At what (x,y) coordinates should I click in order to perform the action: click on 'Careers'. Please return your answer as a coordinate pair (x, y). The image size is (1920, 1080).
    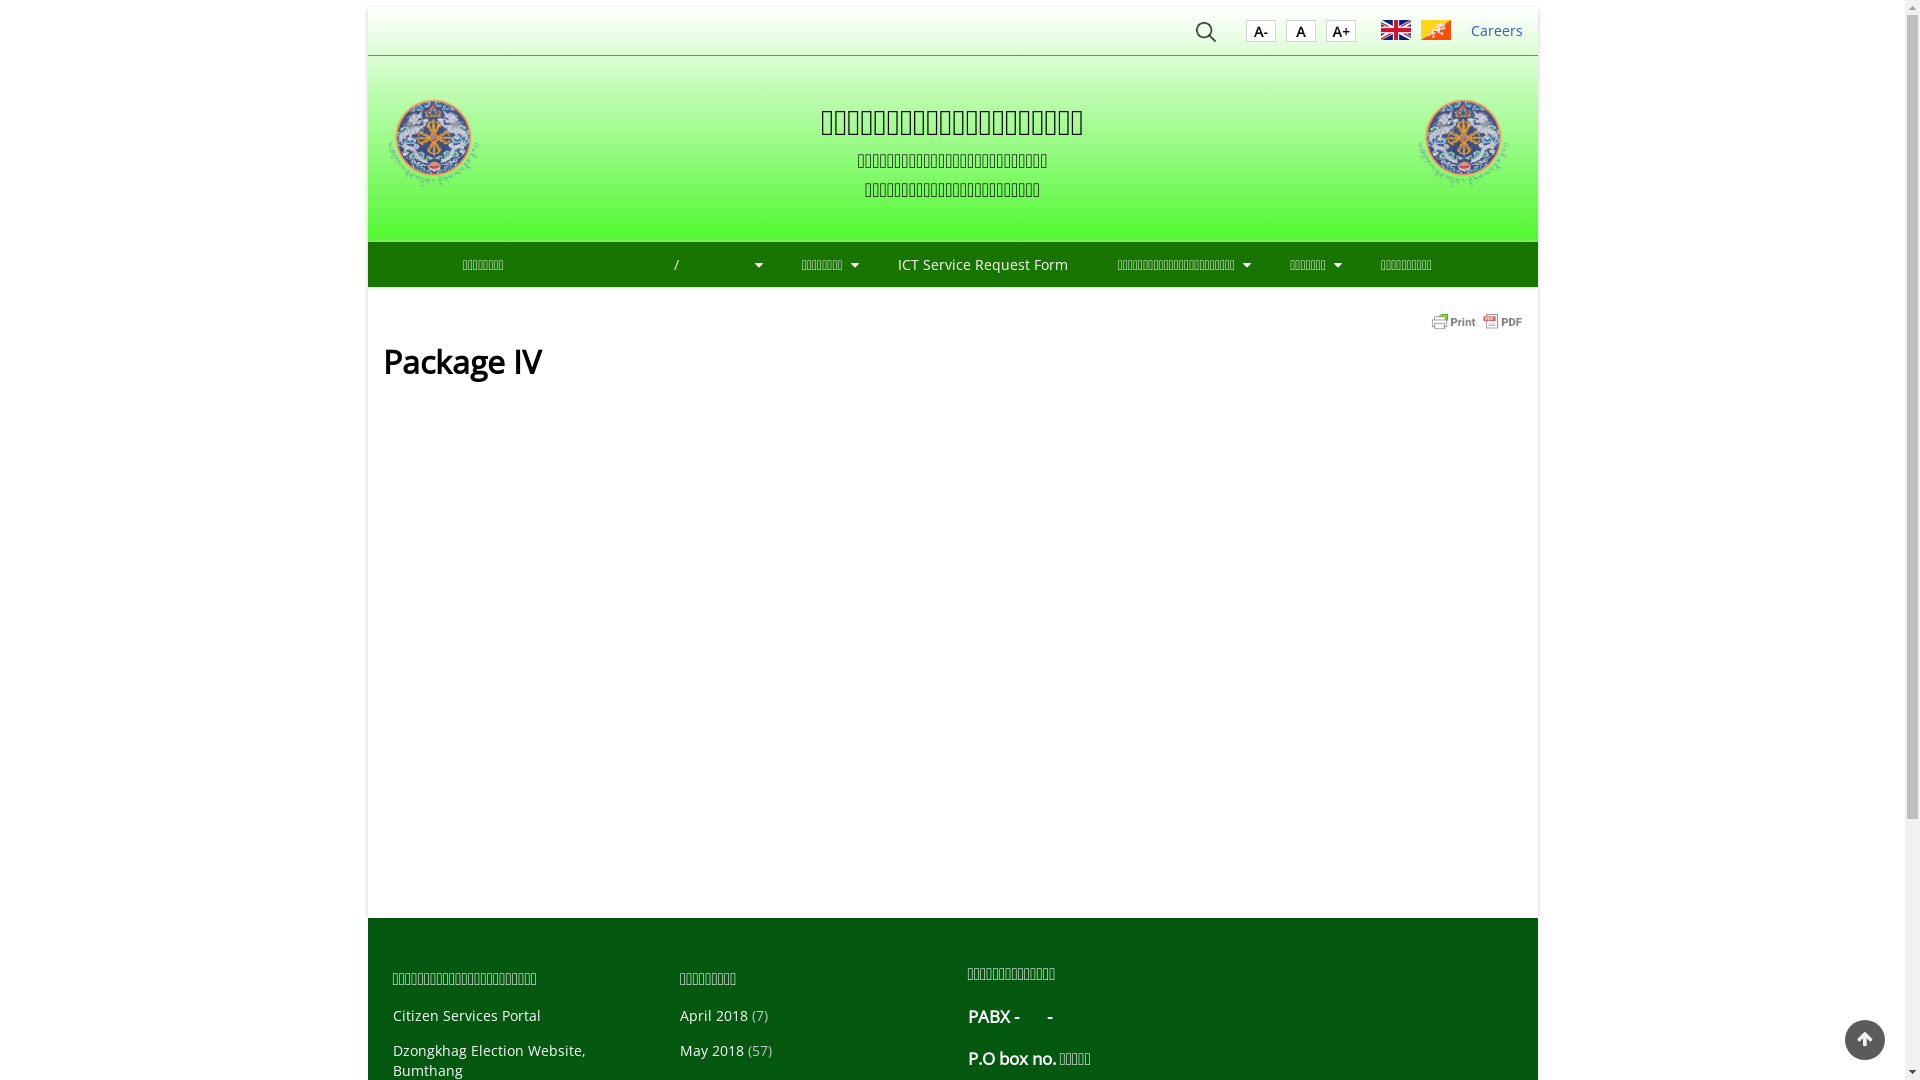
    Looking at the image, I should click on (1496, 30).